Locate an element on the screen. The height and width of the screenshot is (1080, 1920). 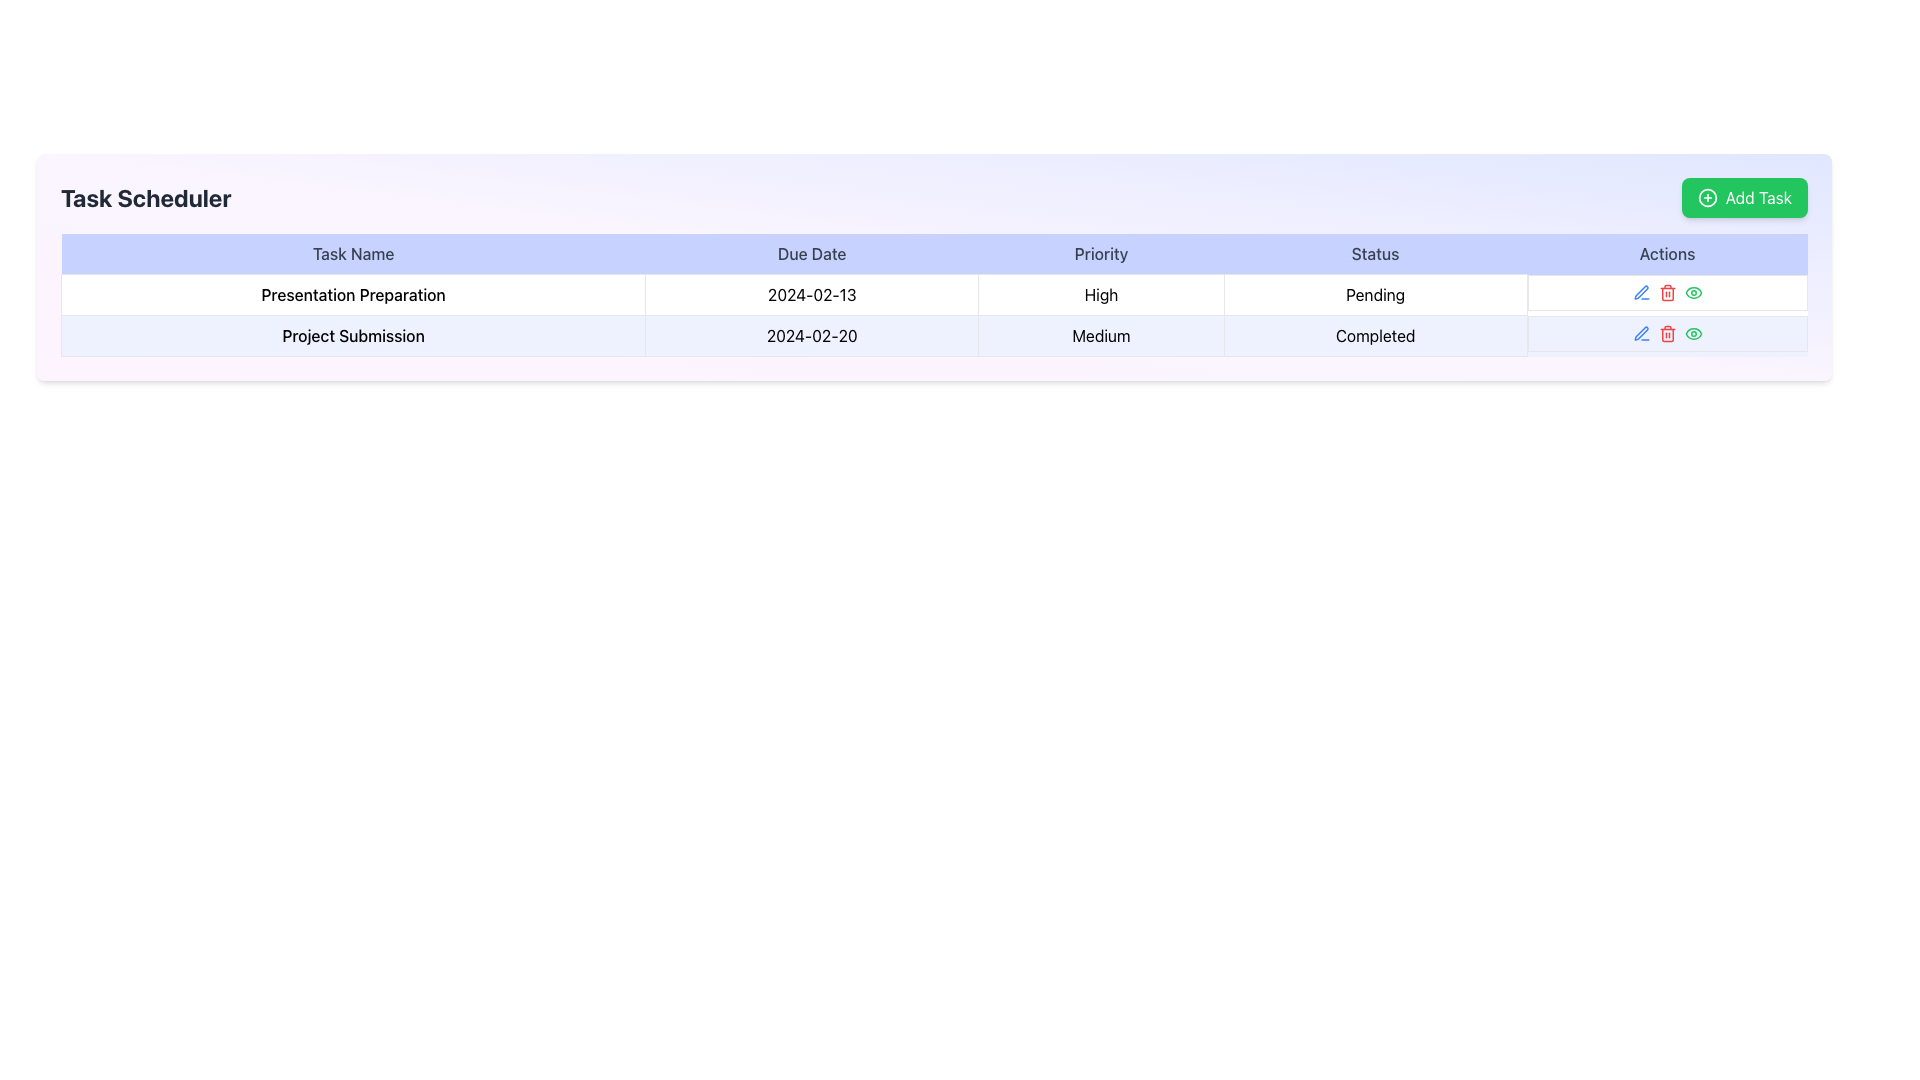
the static text label that serves as the section title, named 'Task Scheduler', located on the leftmost side of its horizontal layout is located at coordinates (145, 197).